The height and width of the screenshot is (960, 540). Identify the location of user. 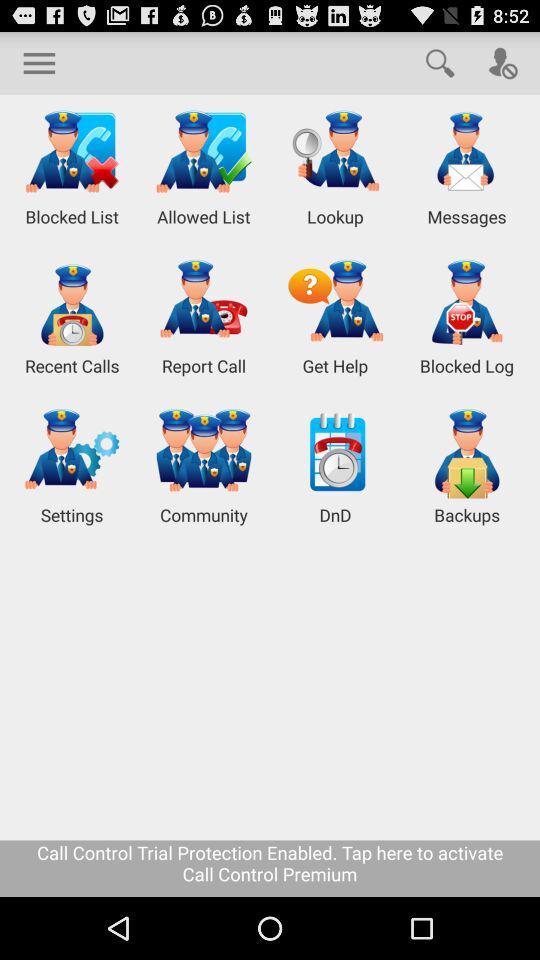
(502, 62).